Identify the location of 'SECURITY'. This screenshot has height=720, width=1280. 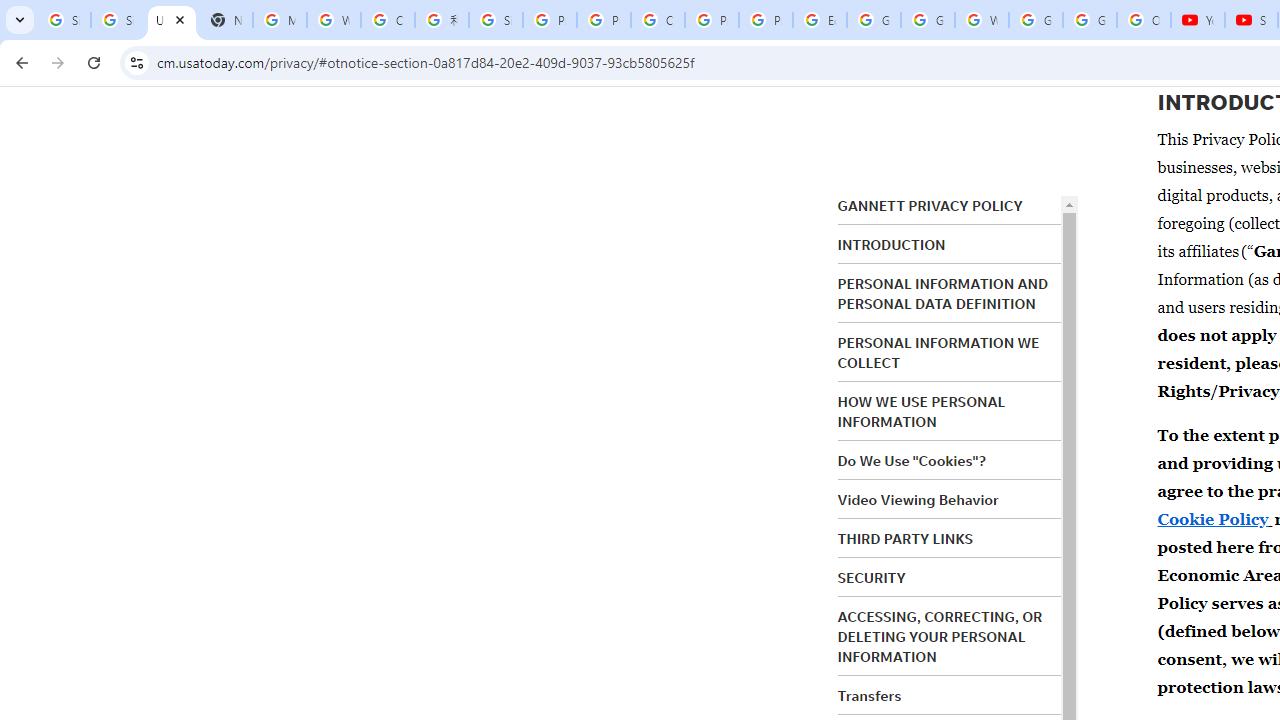
(871, 577).